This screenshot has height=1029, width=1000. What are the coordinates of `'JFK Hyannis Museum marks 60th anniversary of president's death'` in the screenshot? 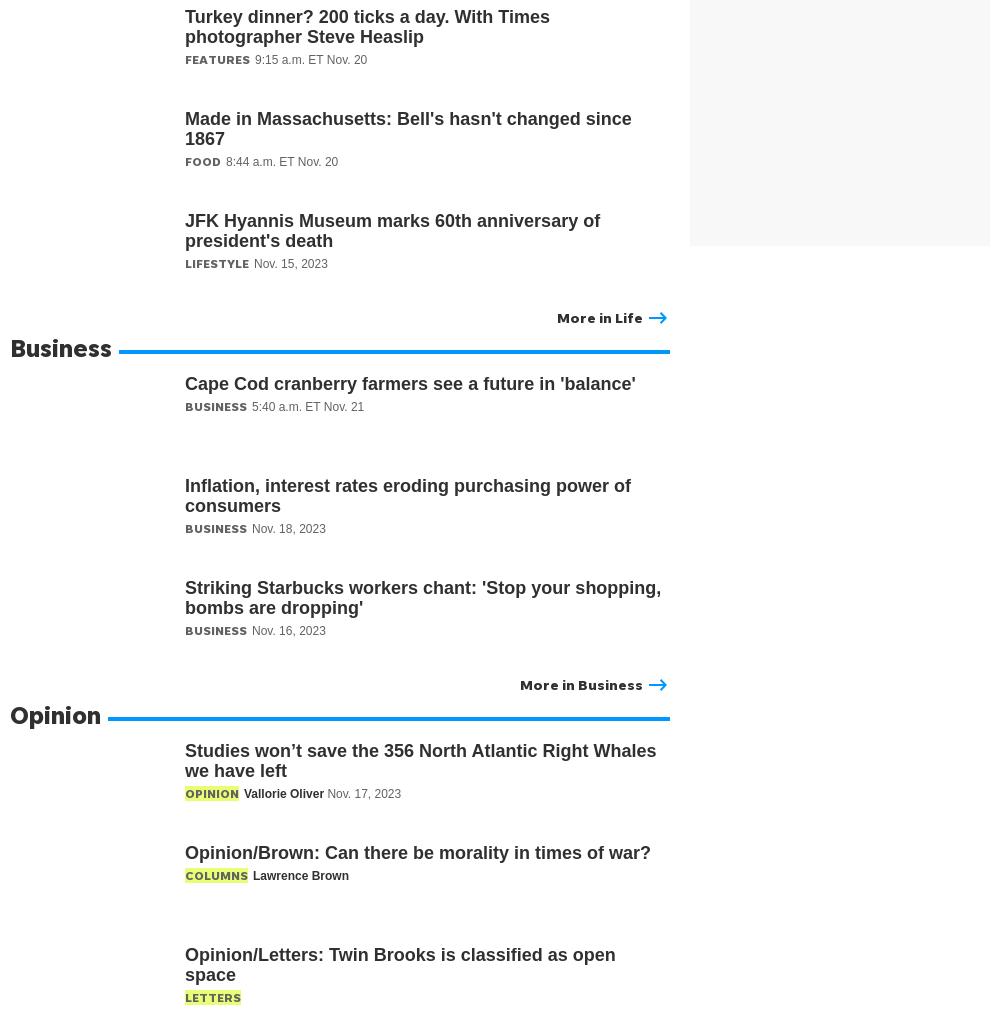 It's located at (392, 230).